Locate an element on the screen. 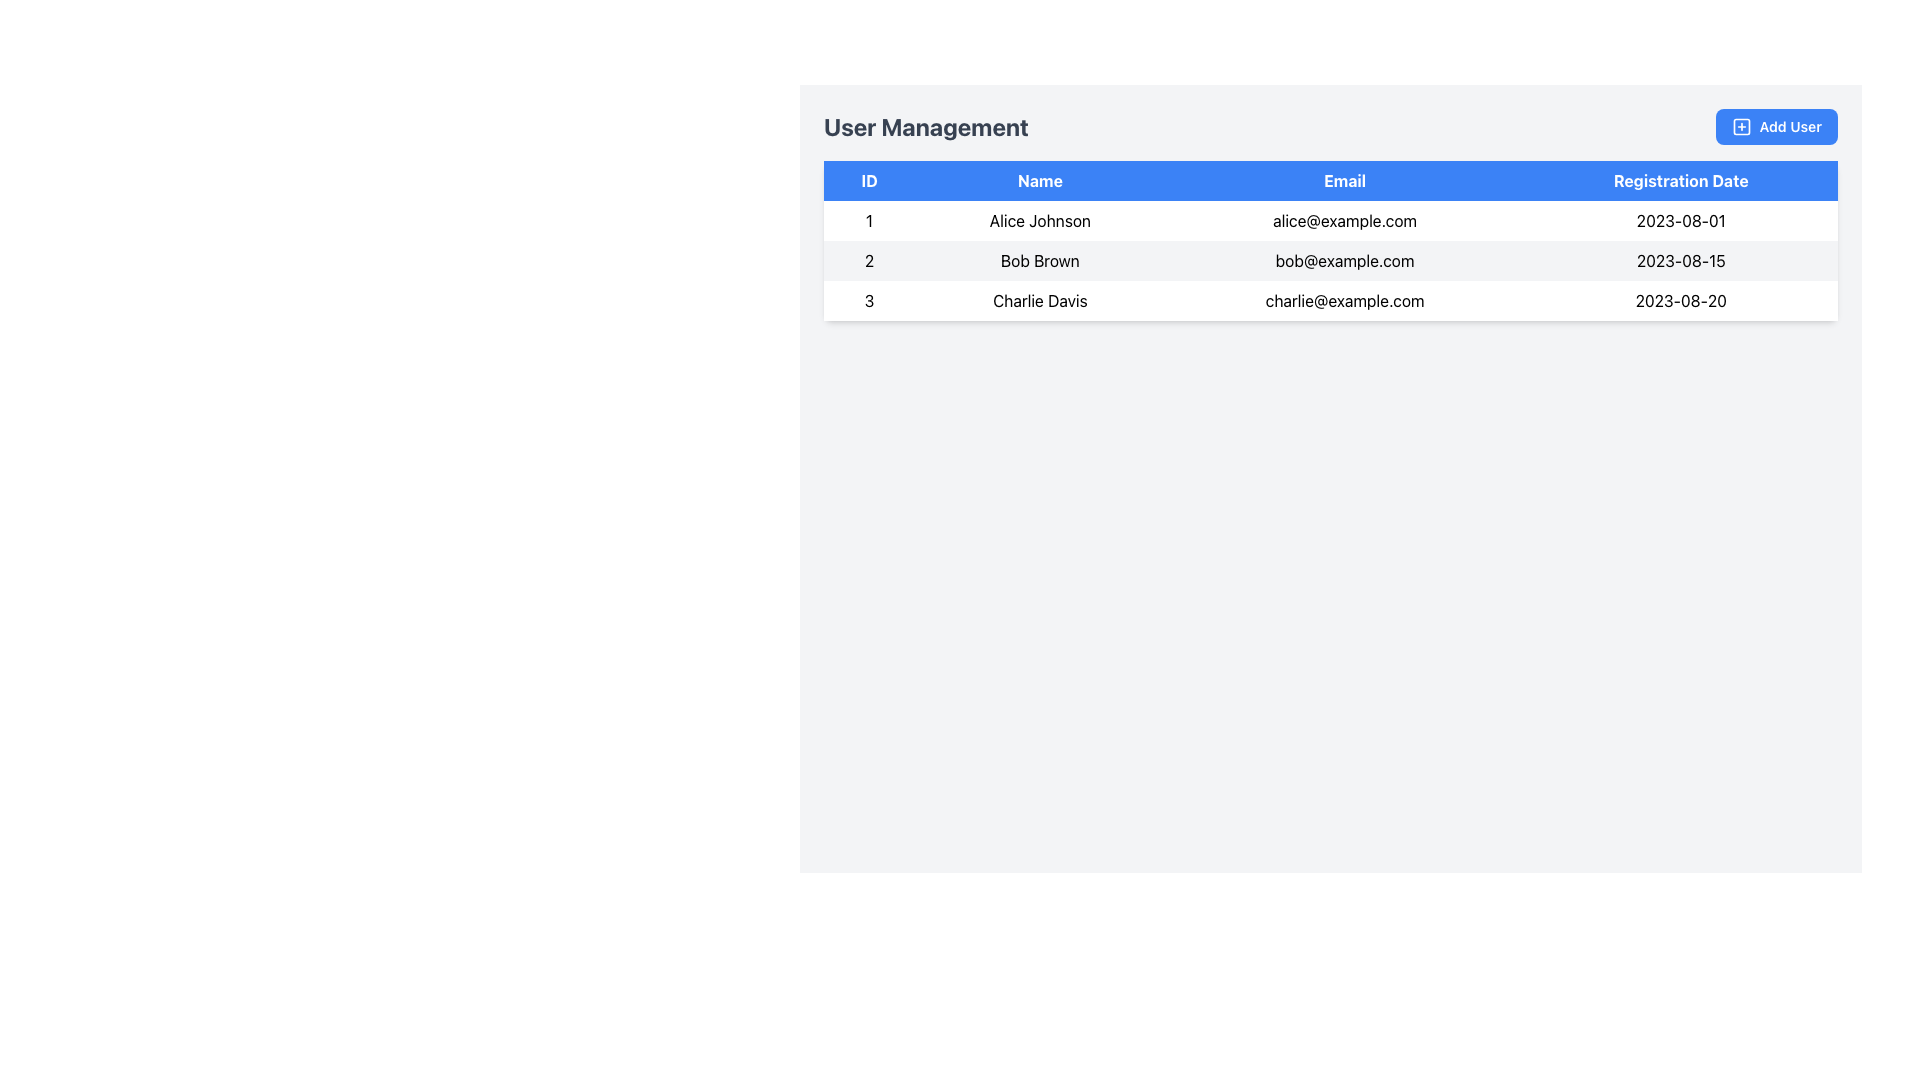 The image size is (1920, 1080). the 'Email' column header, which is the third column in a table with a blue background and white text is located at coordinates (1345, 181).